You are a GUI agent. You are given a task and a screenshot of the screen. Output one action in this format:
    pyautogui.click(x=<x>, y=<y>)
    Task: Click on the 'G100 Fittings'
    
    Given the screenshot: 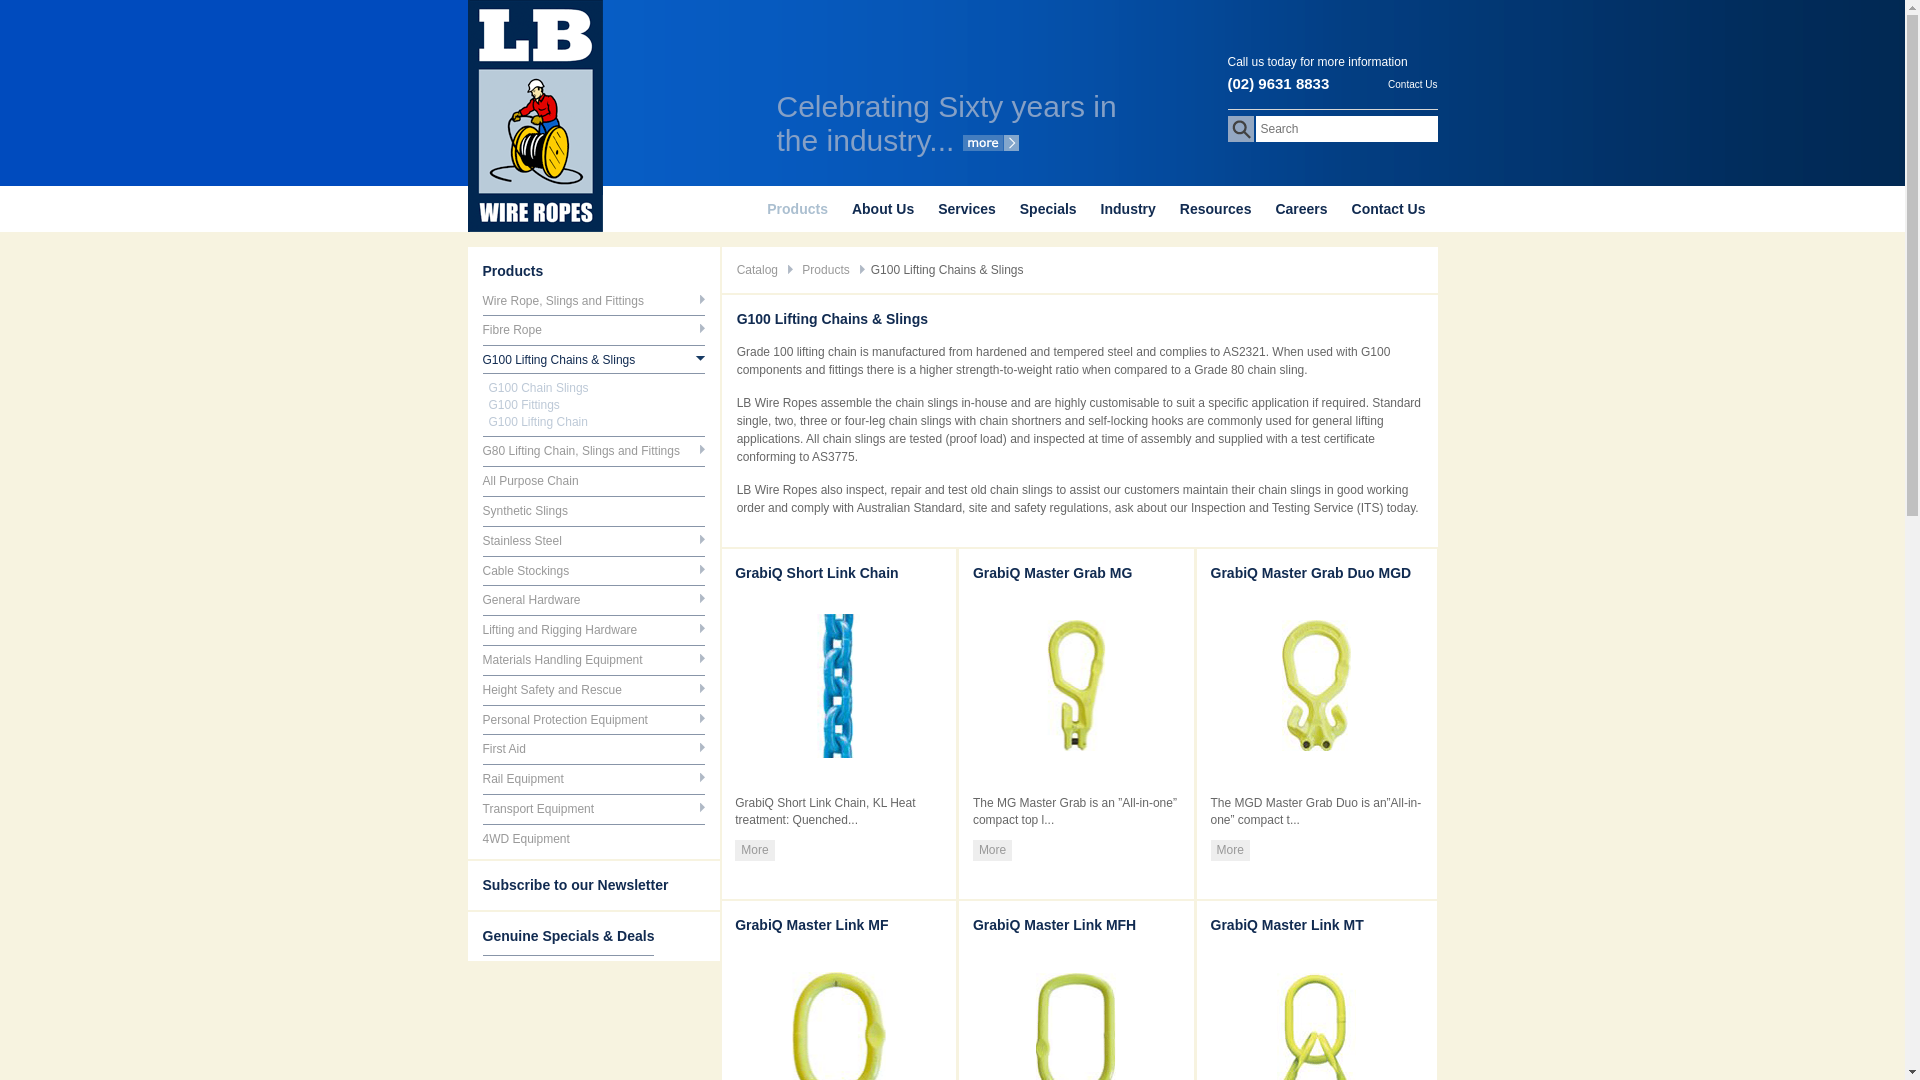 What is the action you would take?
    pyautogui.click(x=523, y=405)
    